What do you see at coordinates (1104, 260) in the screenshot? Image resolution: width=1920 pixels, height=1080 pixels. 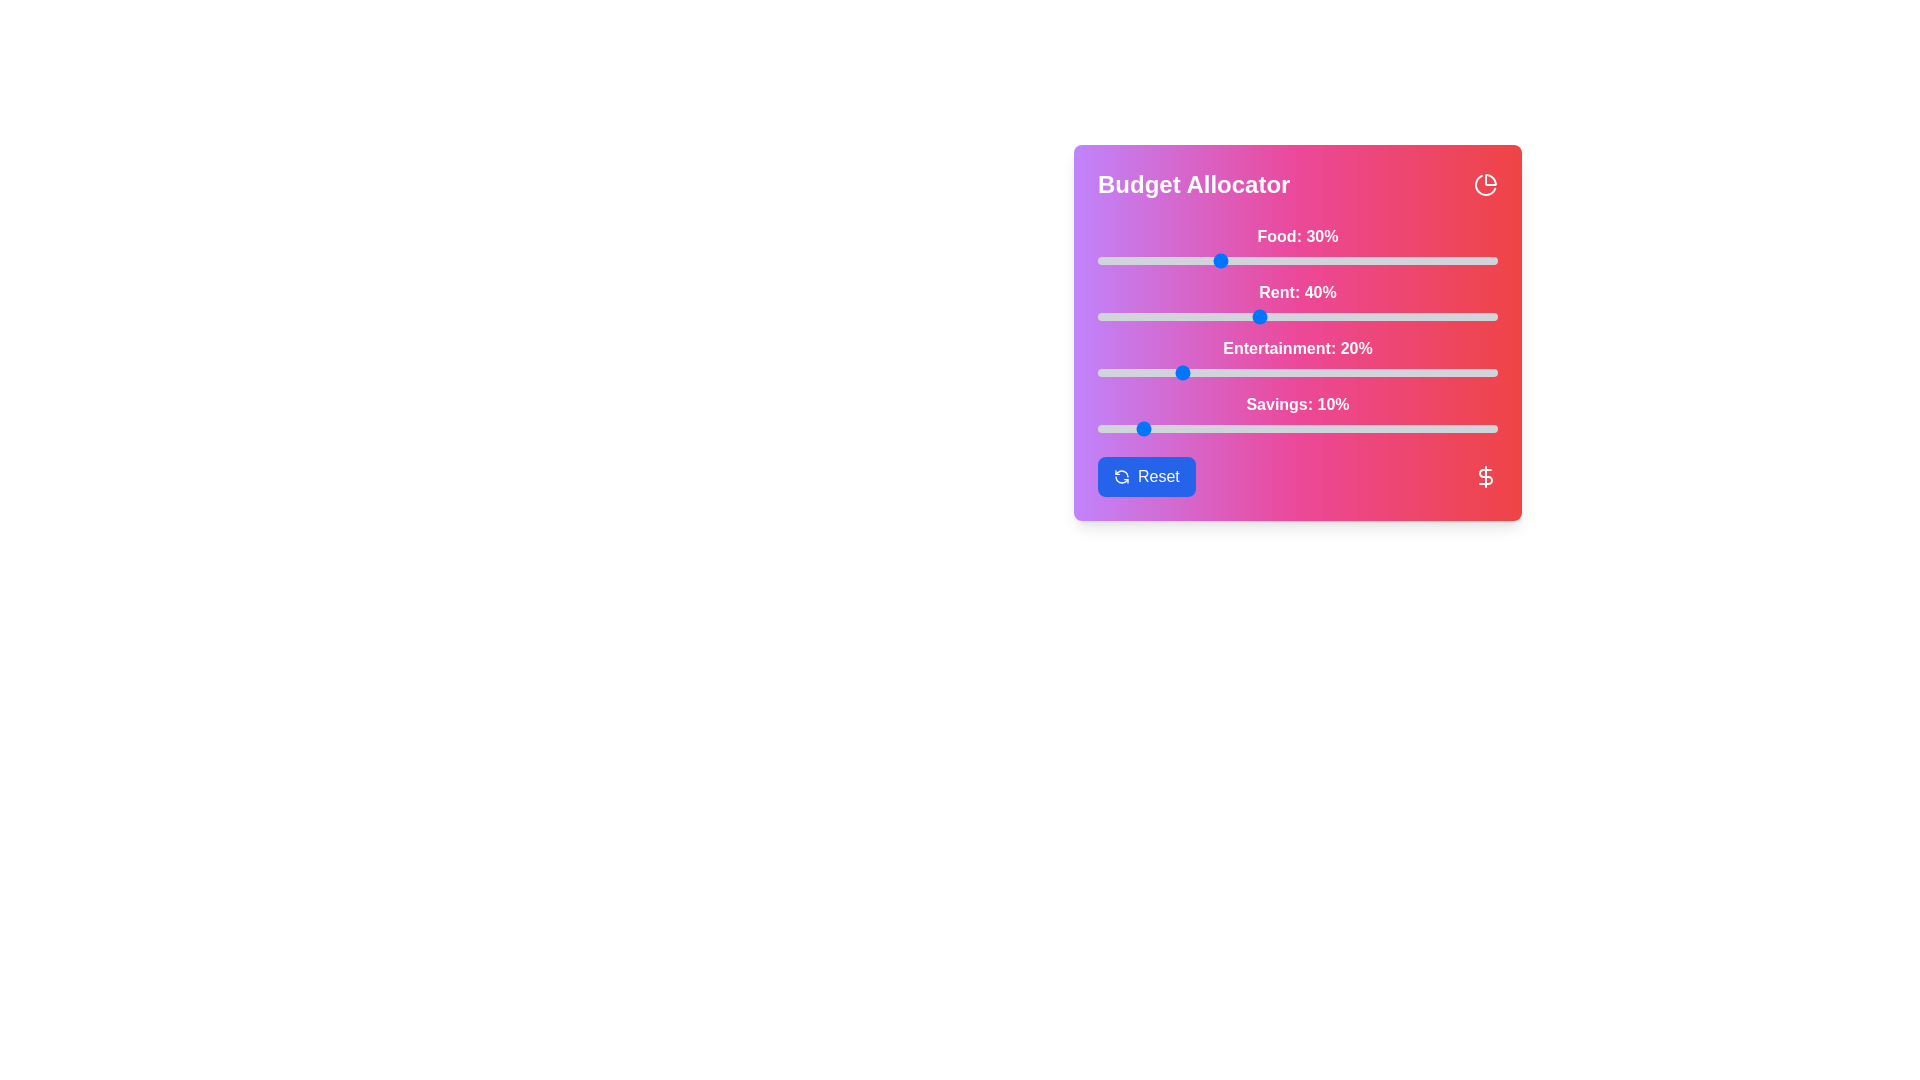 I see `'Food' slider` at bounding box center [1104, 260].